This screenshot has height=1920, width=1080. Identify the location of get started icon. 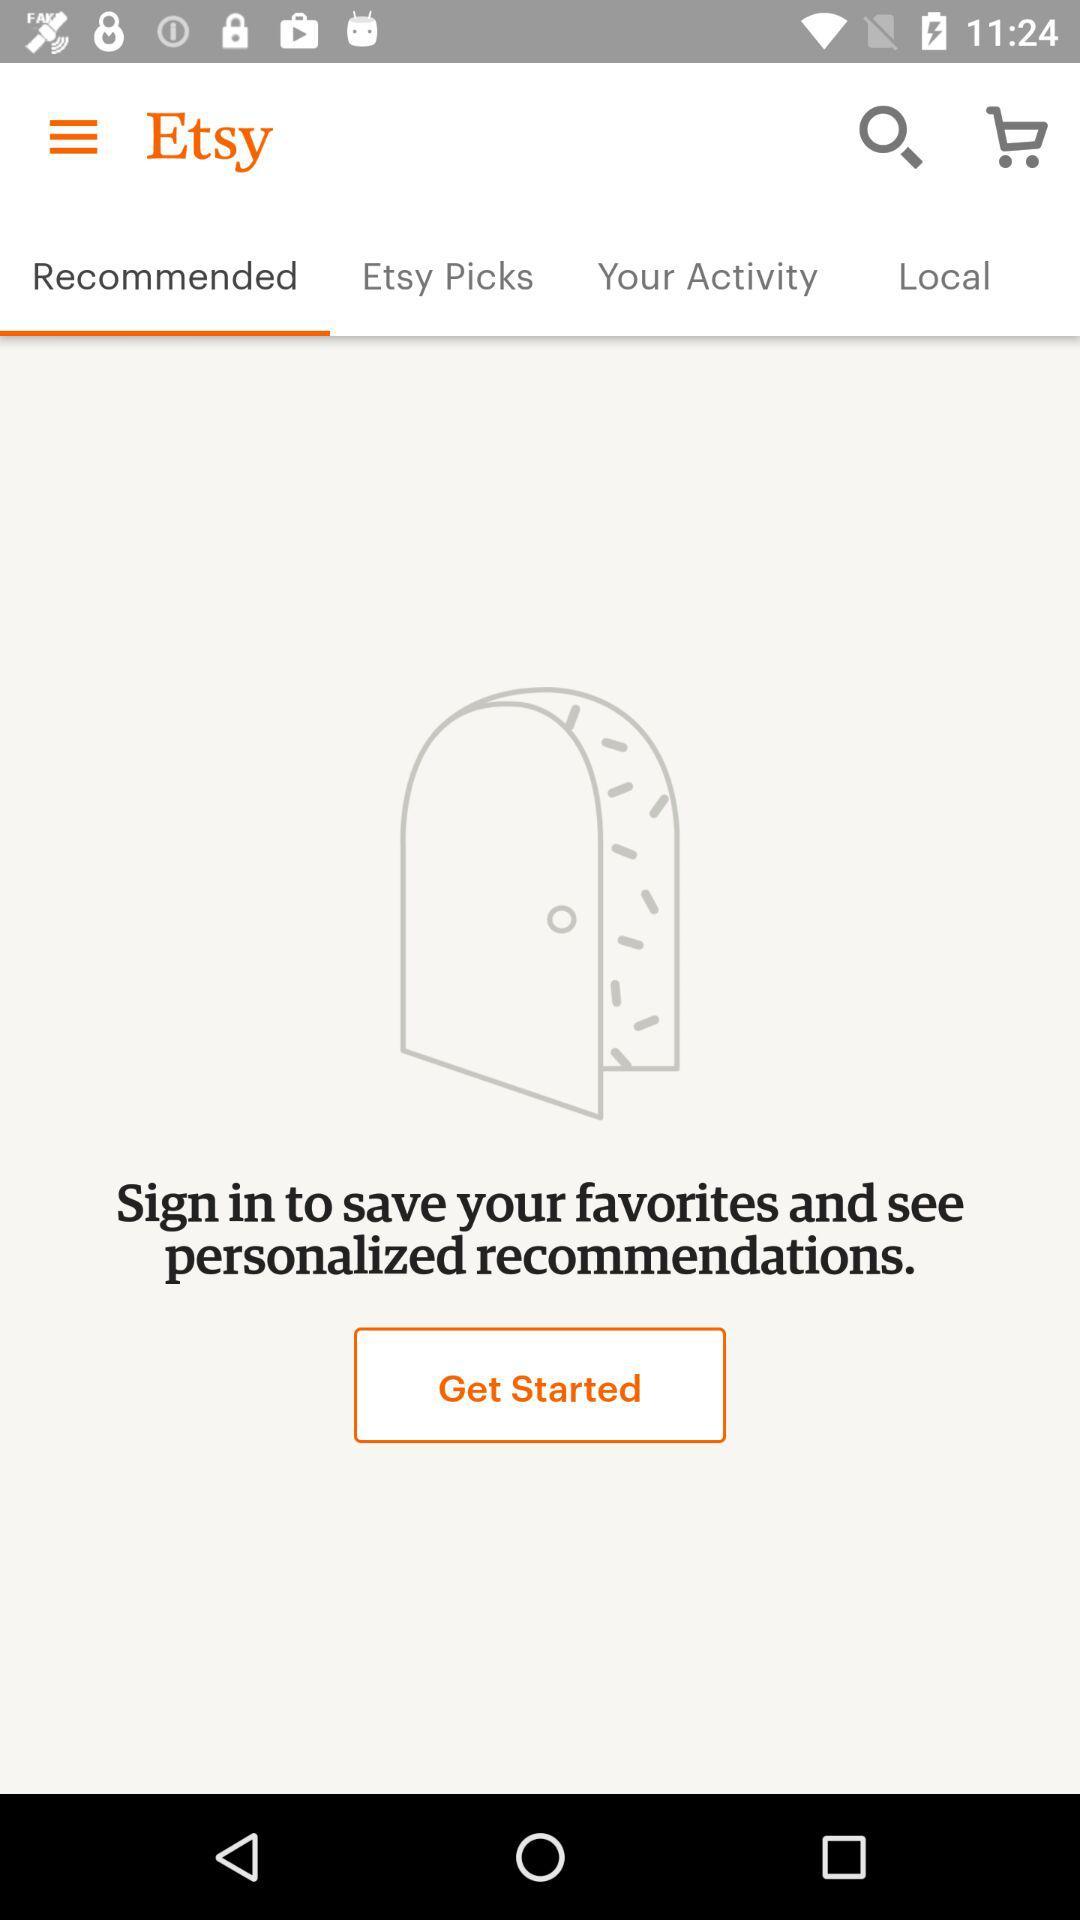
(540, 1384).